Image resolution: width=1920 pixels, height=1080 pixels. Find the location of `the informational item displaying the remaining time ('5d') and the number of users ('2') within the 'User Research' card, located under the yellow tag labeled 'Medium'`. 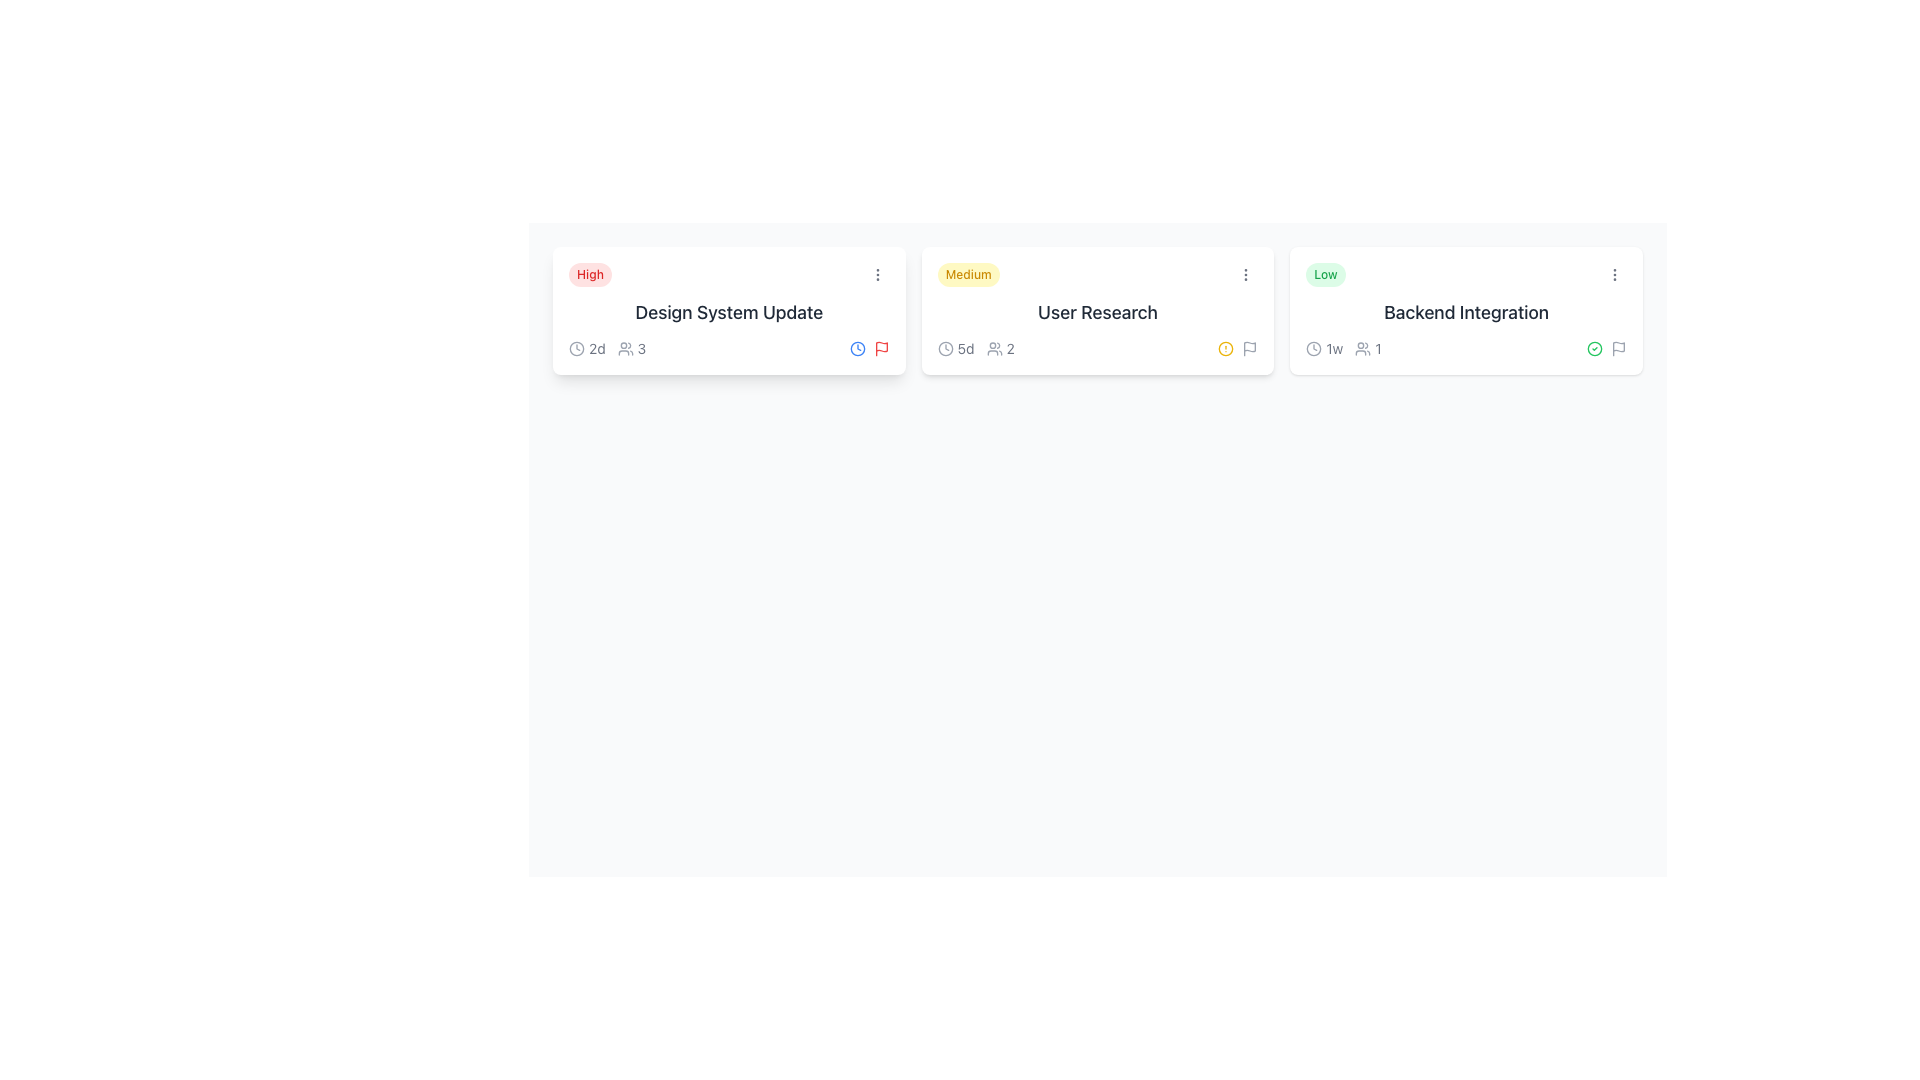

the informational item displaying the remaining time ('5d') and the number of users ('2') within the 'User Research' card, located under the yellow tag labeled 'Medium' is located at coordinates (976, 347).